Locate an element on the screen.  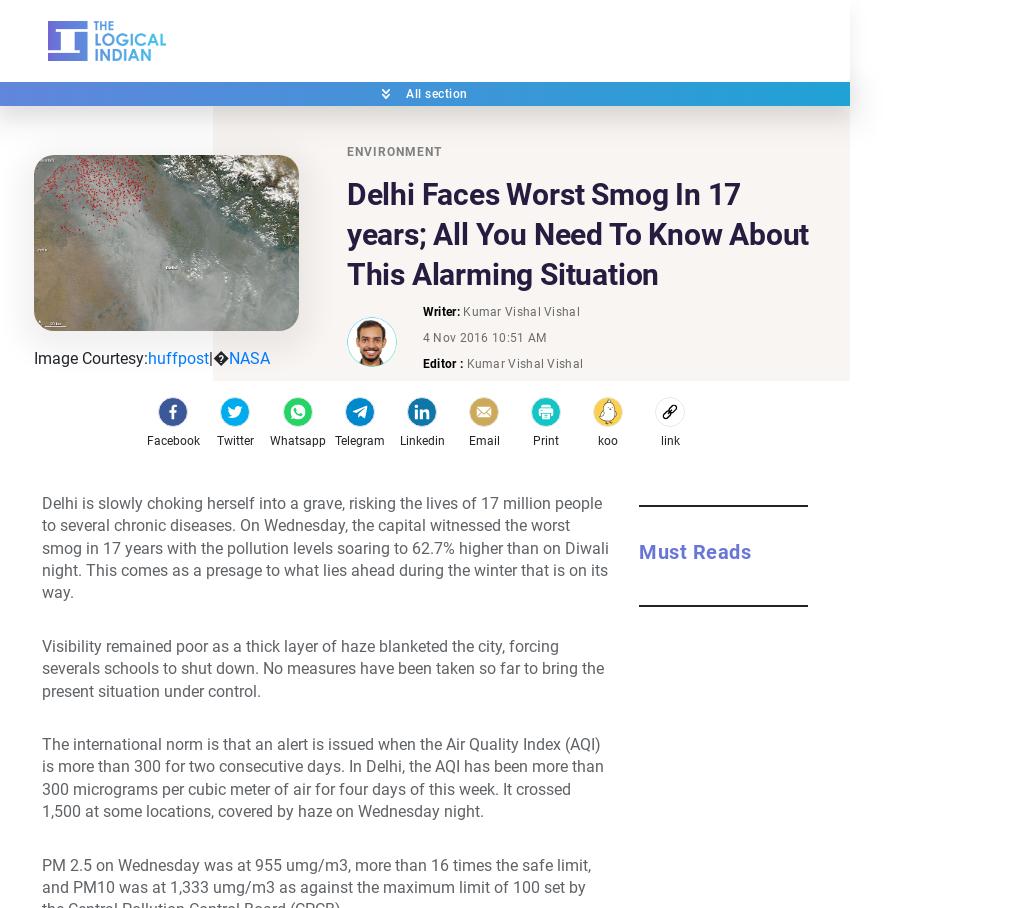
'Contributor' is located at coordinates (532, 425).